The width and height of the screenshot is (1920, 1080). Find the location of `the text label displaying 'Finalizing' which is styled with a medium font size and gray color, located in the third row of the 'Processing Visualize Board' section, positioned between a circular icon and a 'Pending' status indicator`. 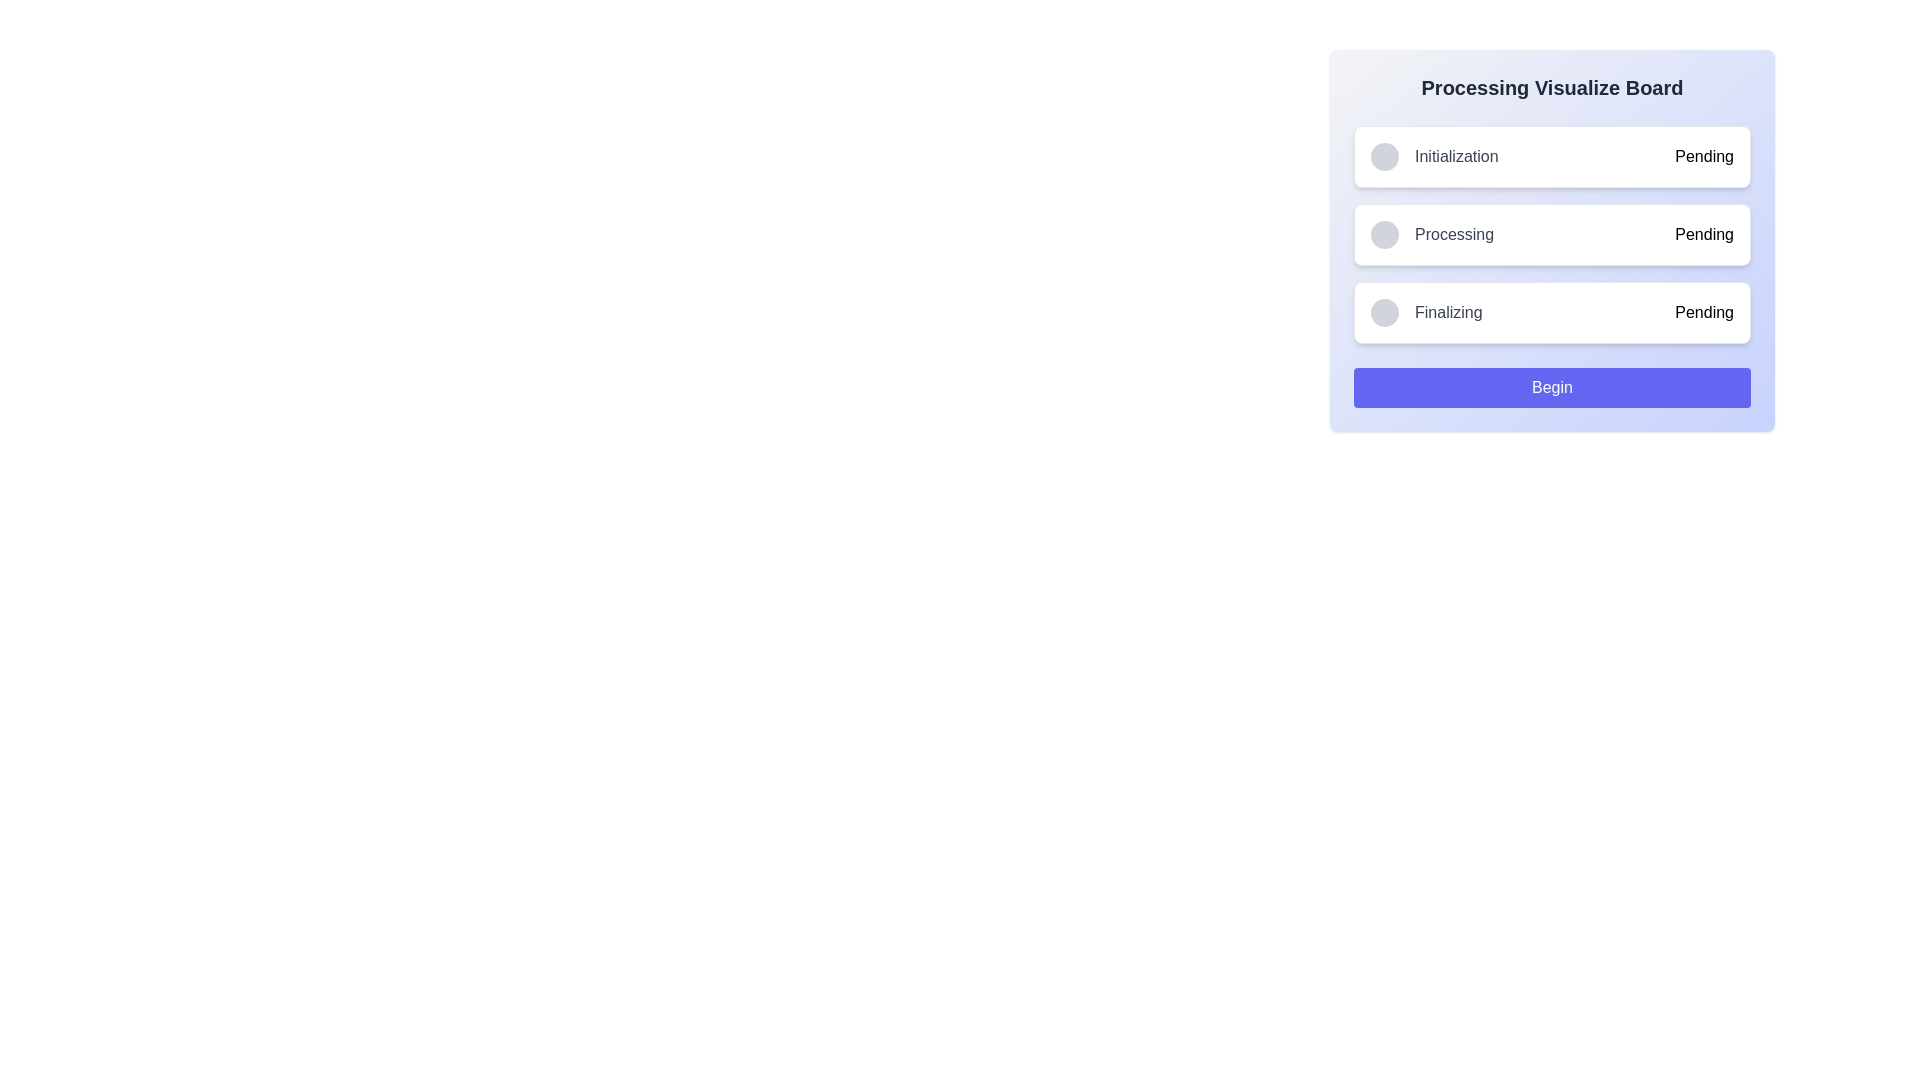

the text label displaying 'Finalizing' which is styled with a medium font size and gray color, located in the third row of the 'Processing Visualize Board' section, positioned between a circular icon and a 'Pending' status indicator is located at coordinates (1448, 312).